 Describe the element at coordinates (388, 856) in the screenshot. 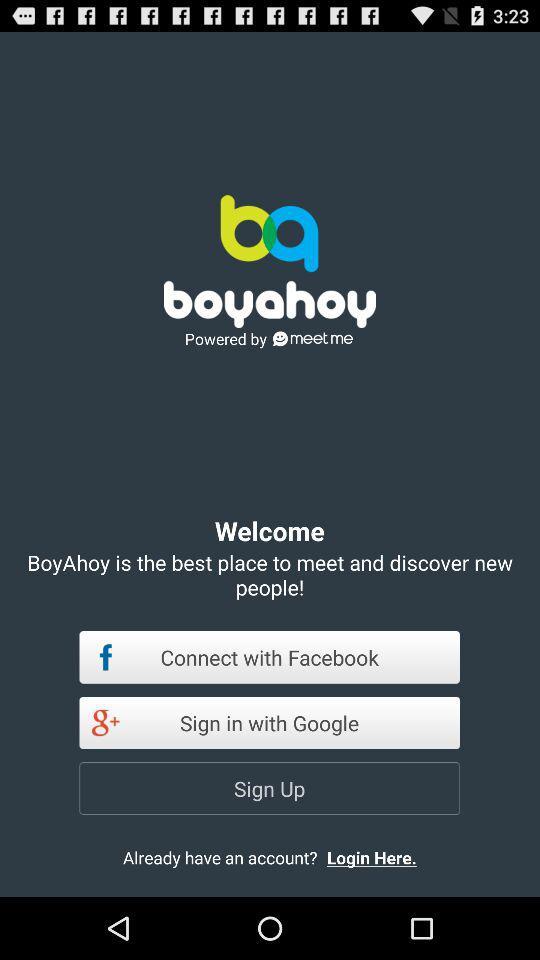

I see `app next to the already have an` at that location.